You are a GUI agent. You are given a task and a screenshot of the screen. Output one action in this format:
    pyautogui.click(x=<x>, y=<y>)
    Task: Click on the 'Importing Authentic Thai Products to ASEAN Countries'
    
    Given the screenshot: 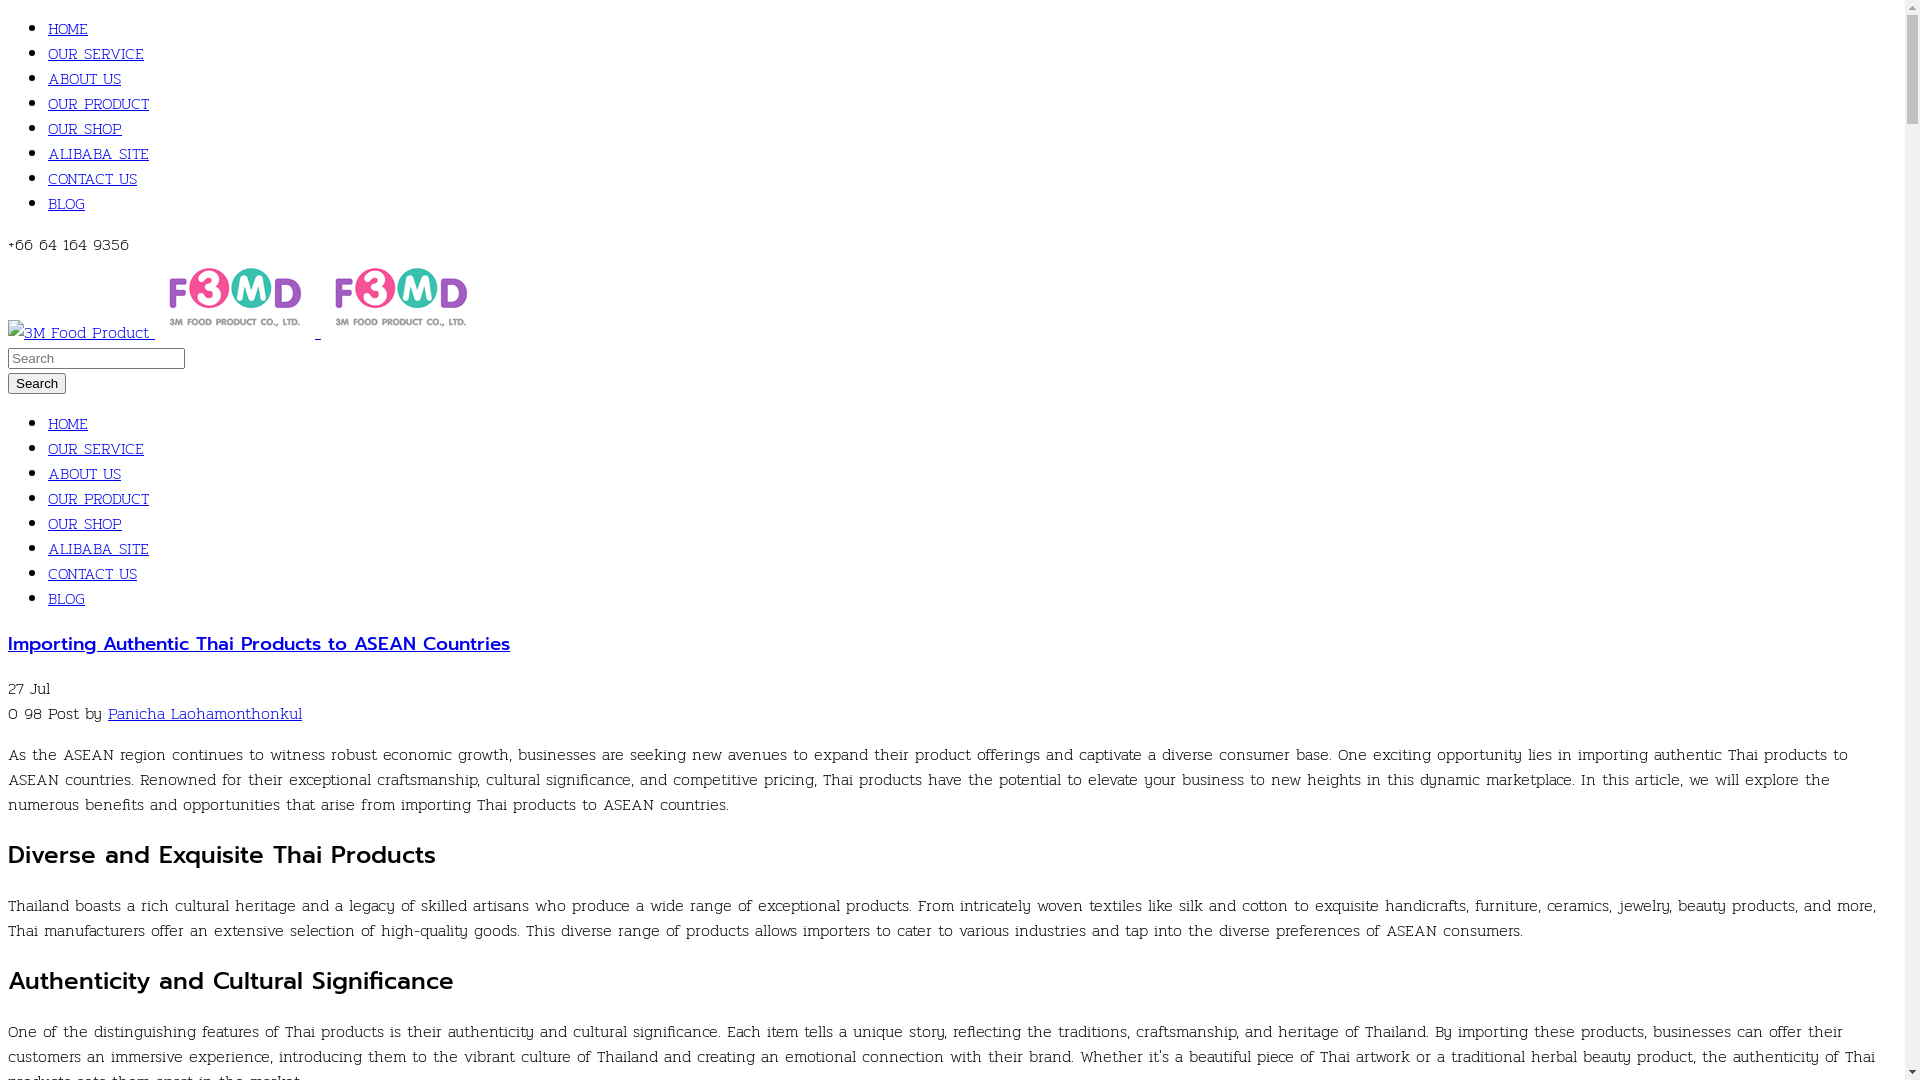 What is the action you would take?
    pyautogui.click(x=8, y=644)
    